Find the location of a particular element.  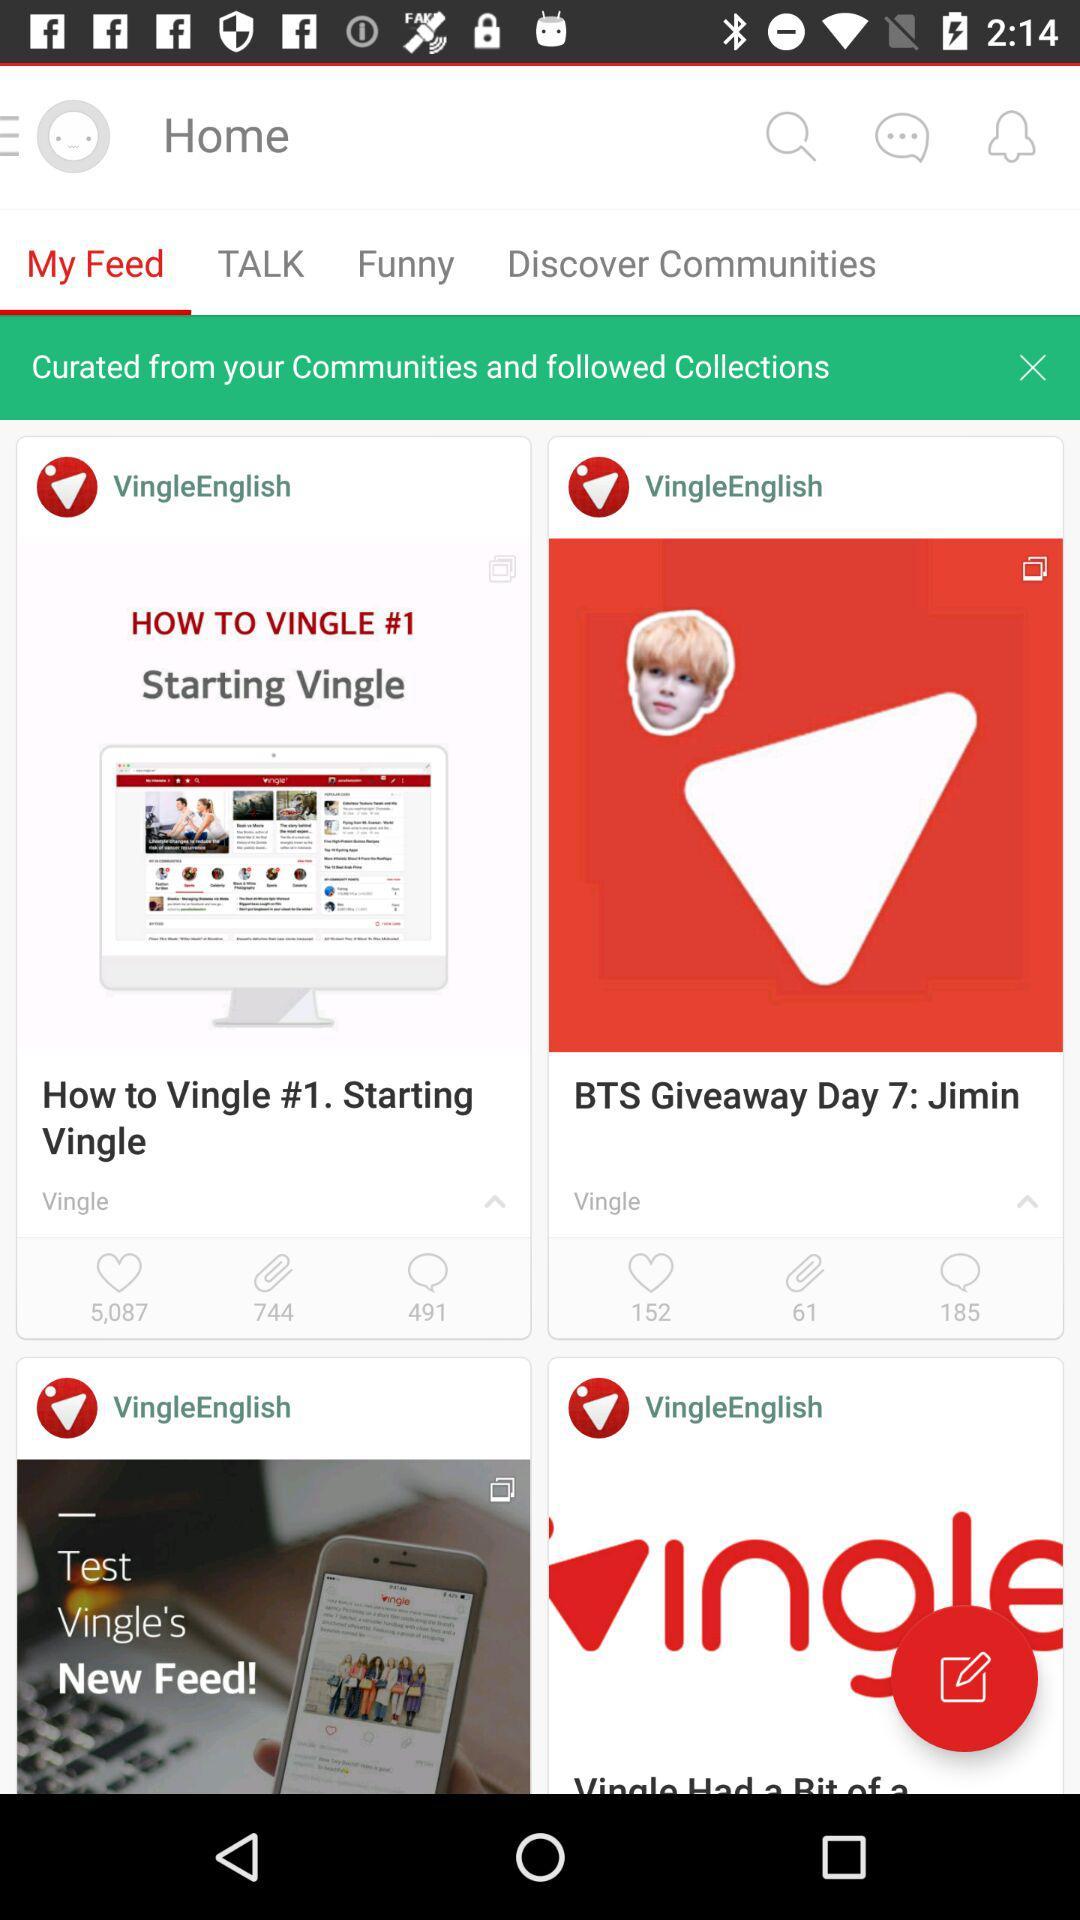

show the notifications is located at coordinates (1011, 135).